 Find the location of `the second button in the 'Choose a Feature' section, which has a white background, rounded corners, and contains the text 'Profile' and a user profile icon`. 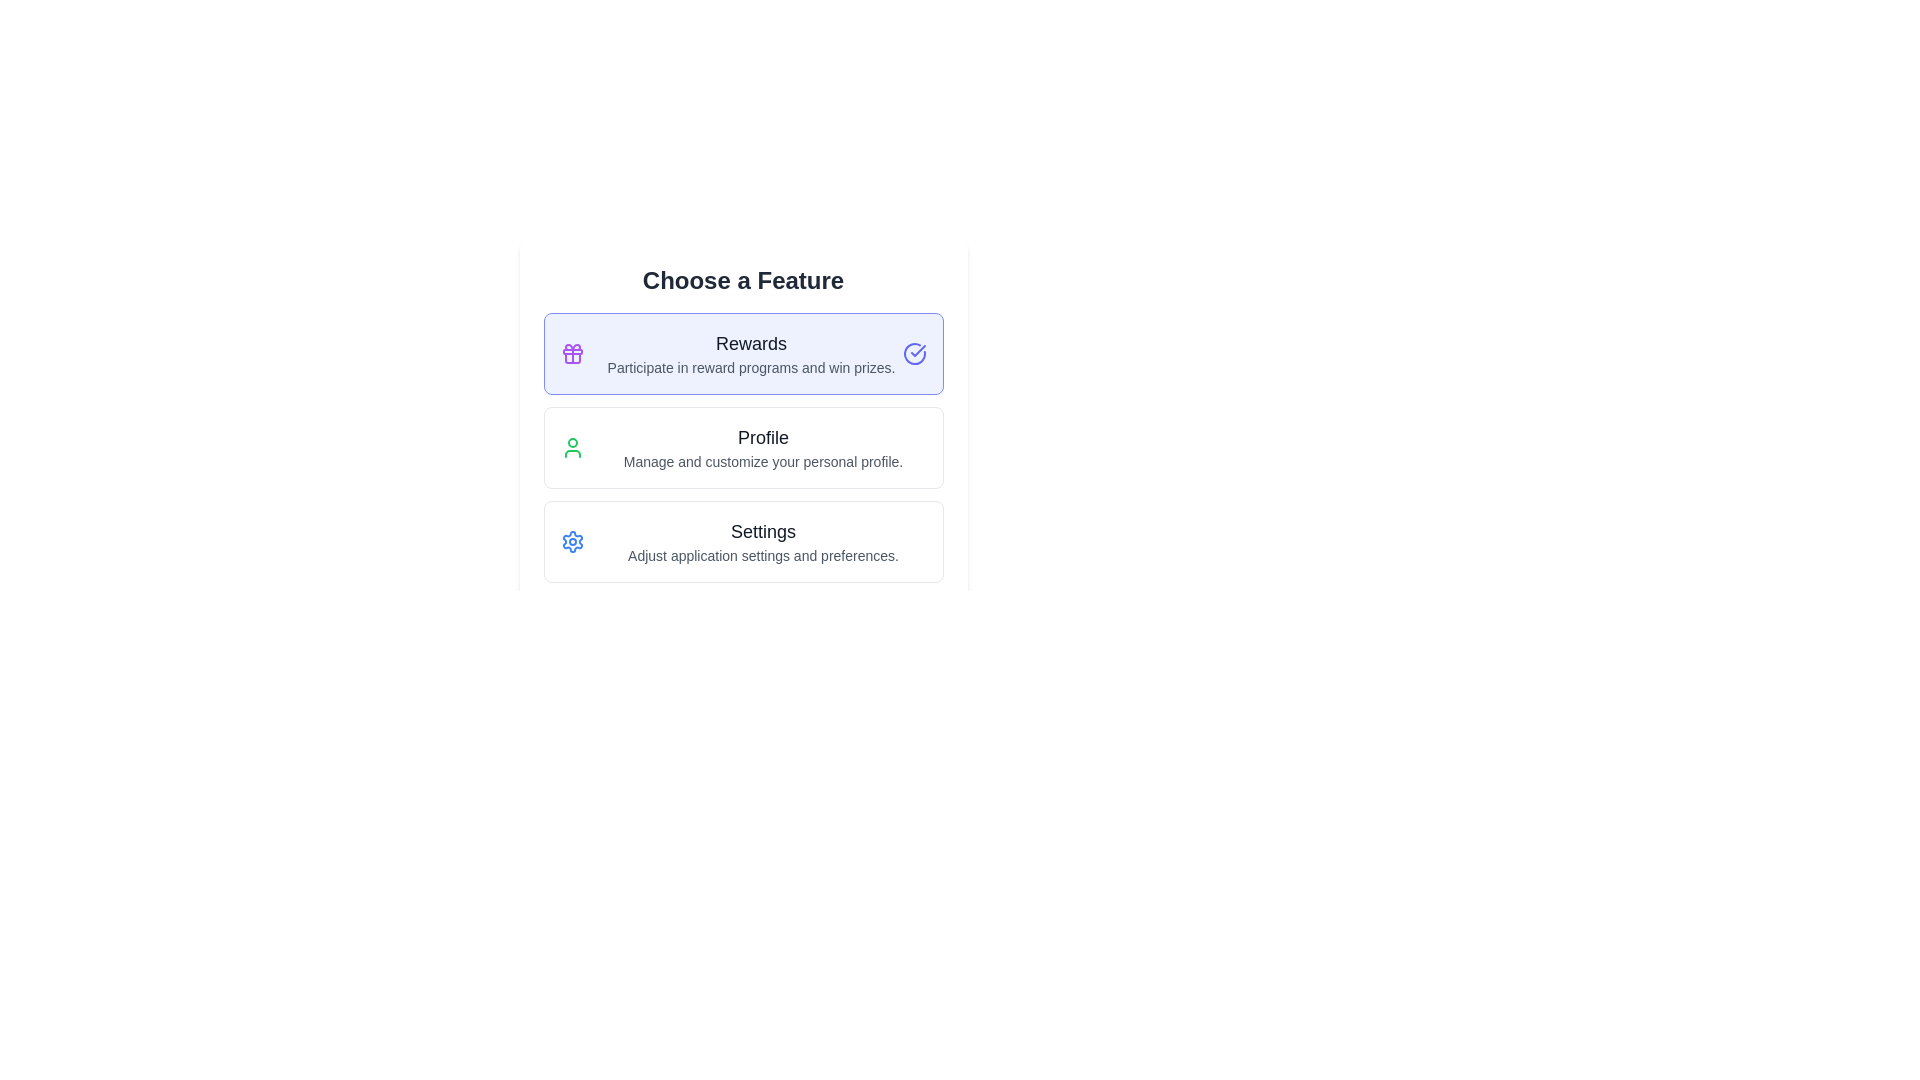

the second button in the 'Choose a Feature' section, which has a white background, rounded corners, and contains the text 'Profile' and a user profile icon is located at coordinates (742, 446).